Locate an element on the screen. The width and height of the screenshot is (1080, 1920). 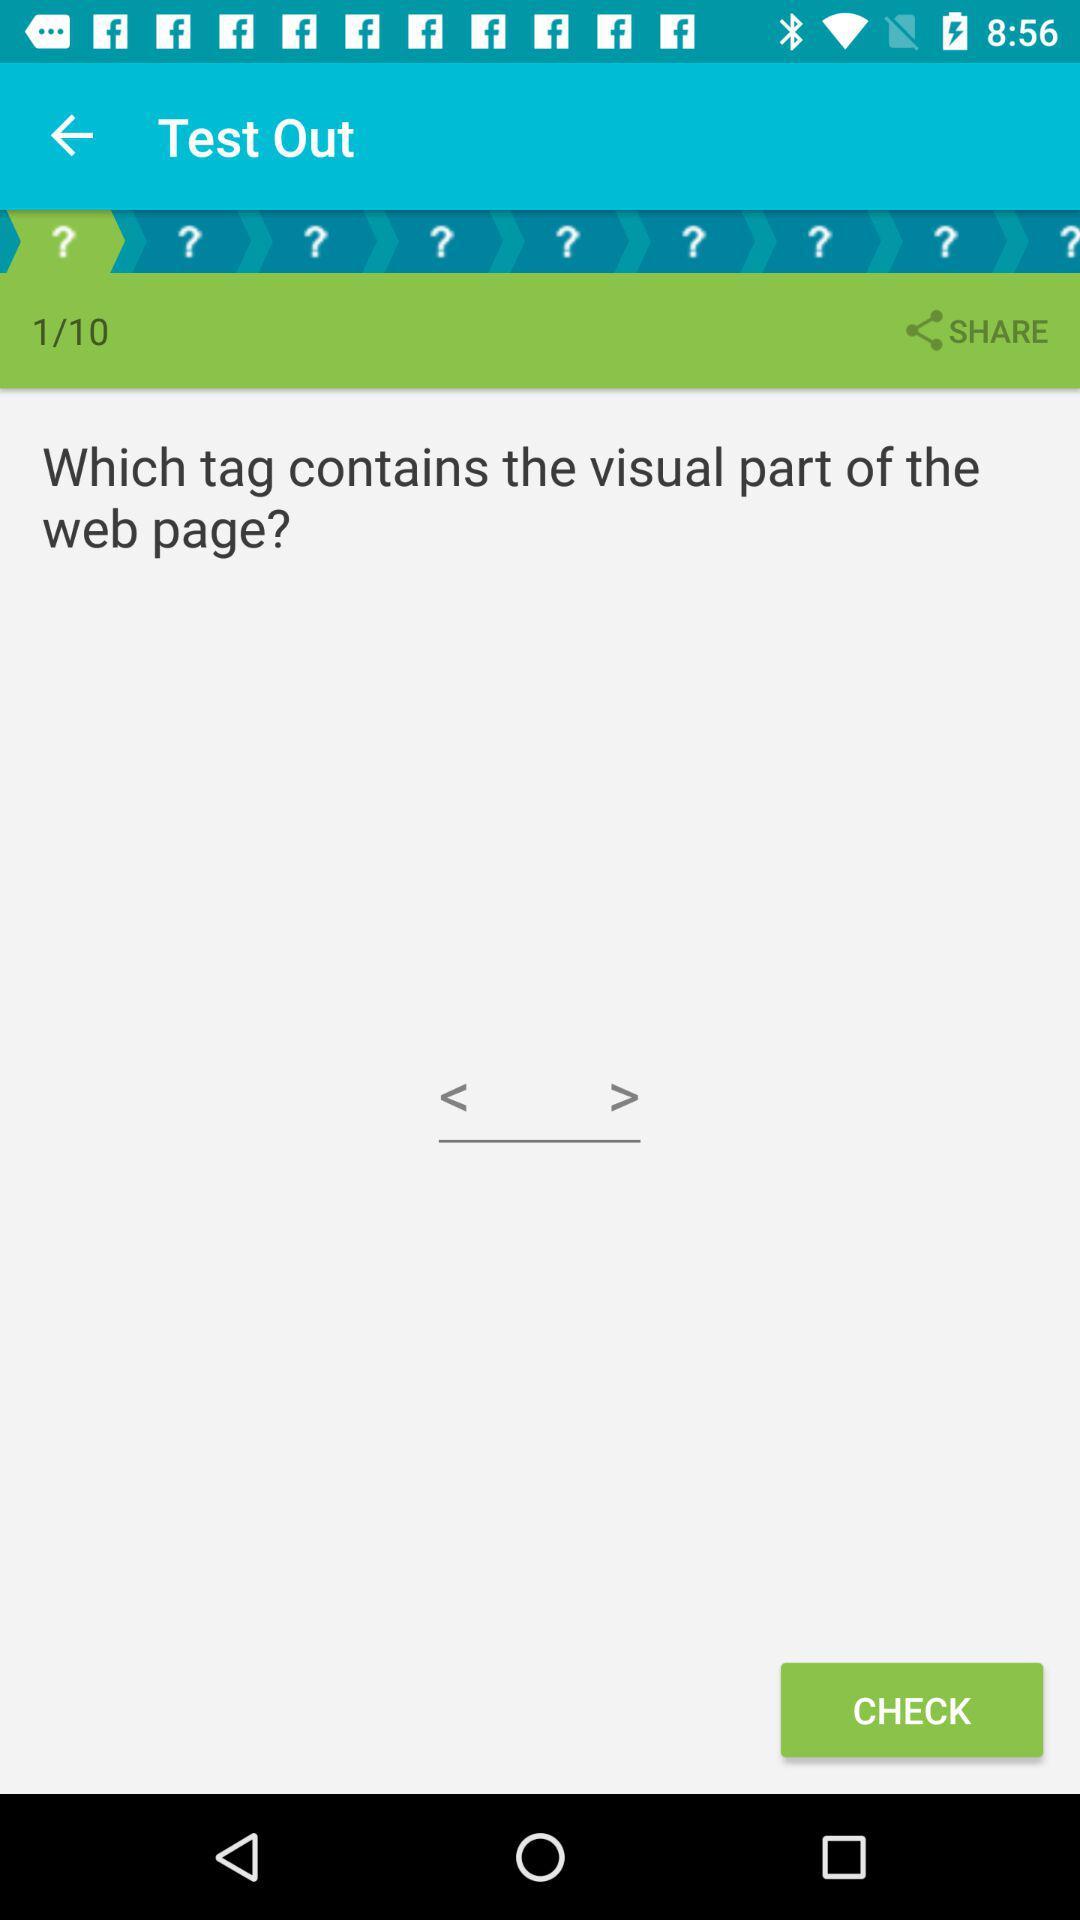
answer the questin is located at coordinates (567, 240).